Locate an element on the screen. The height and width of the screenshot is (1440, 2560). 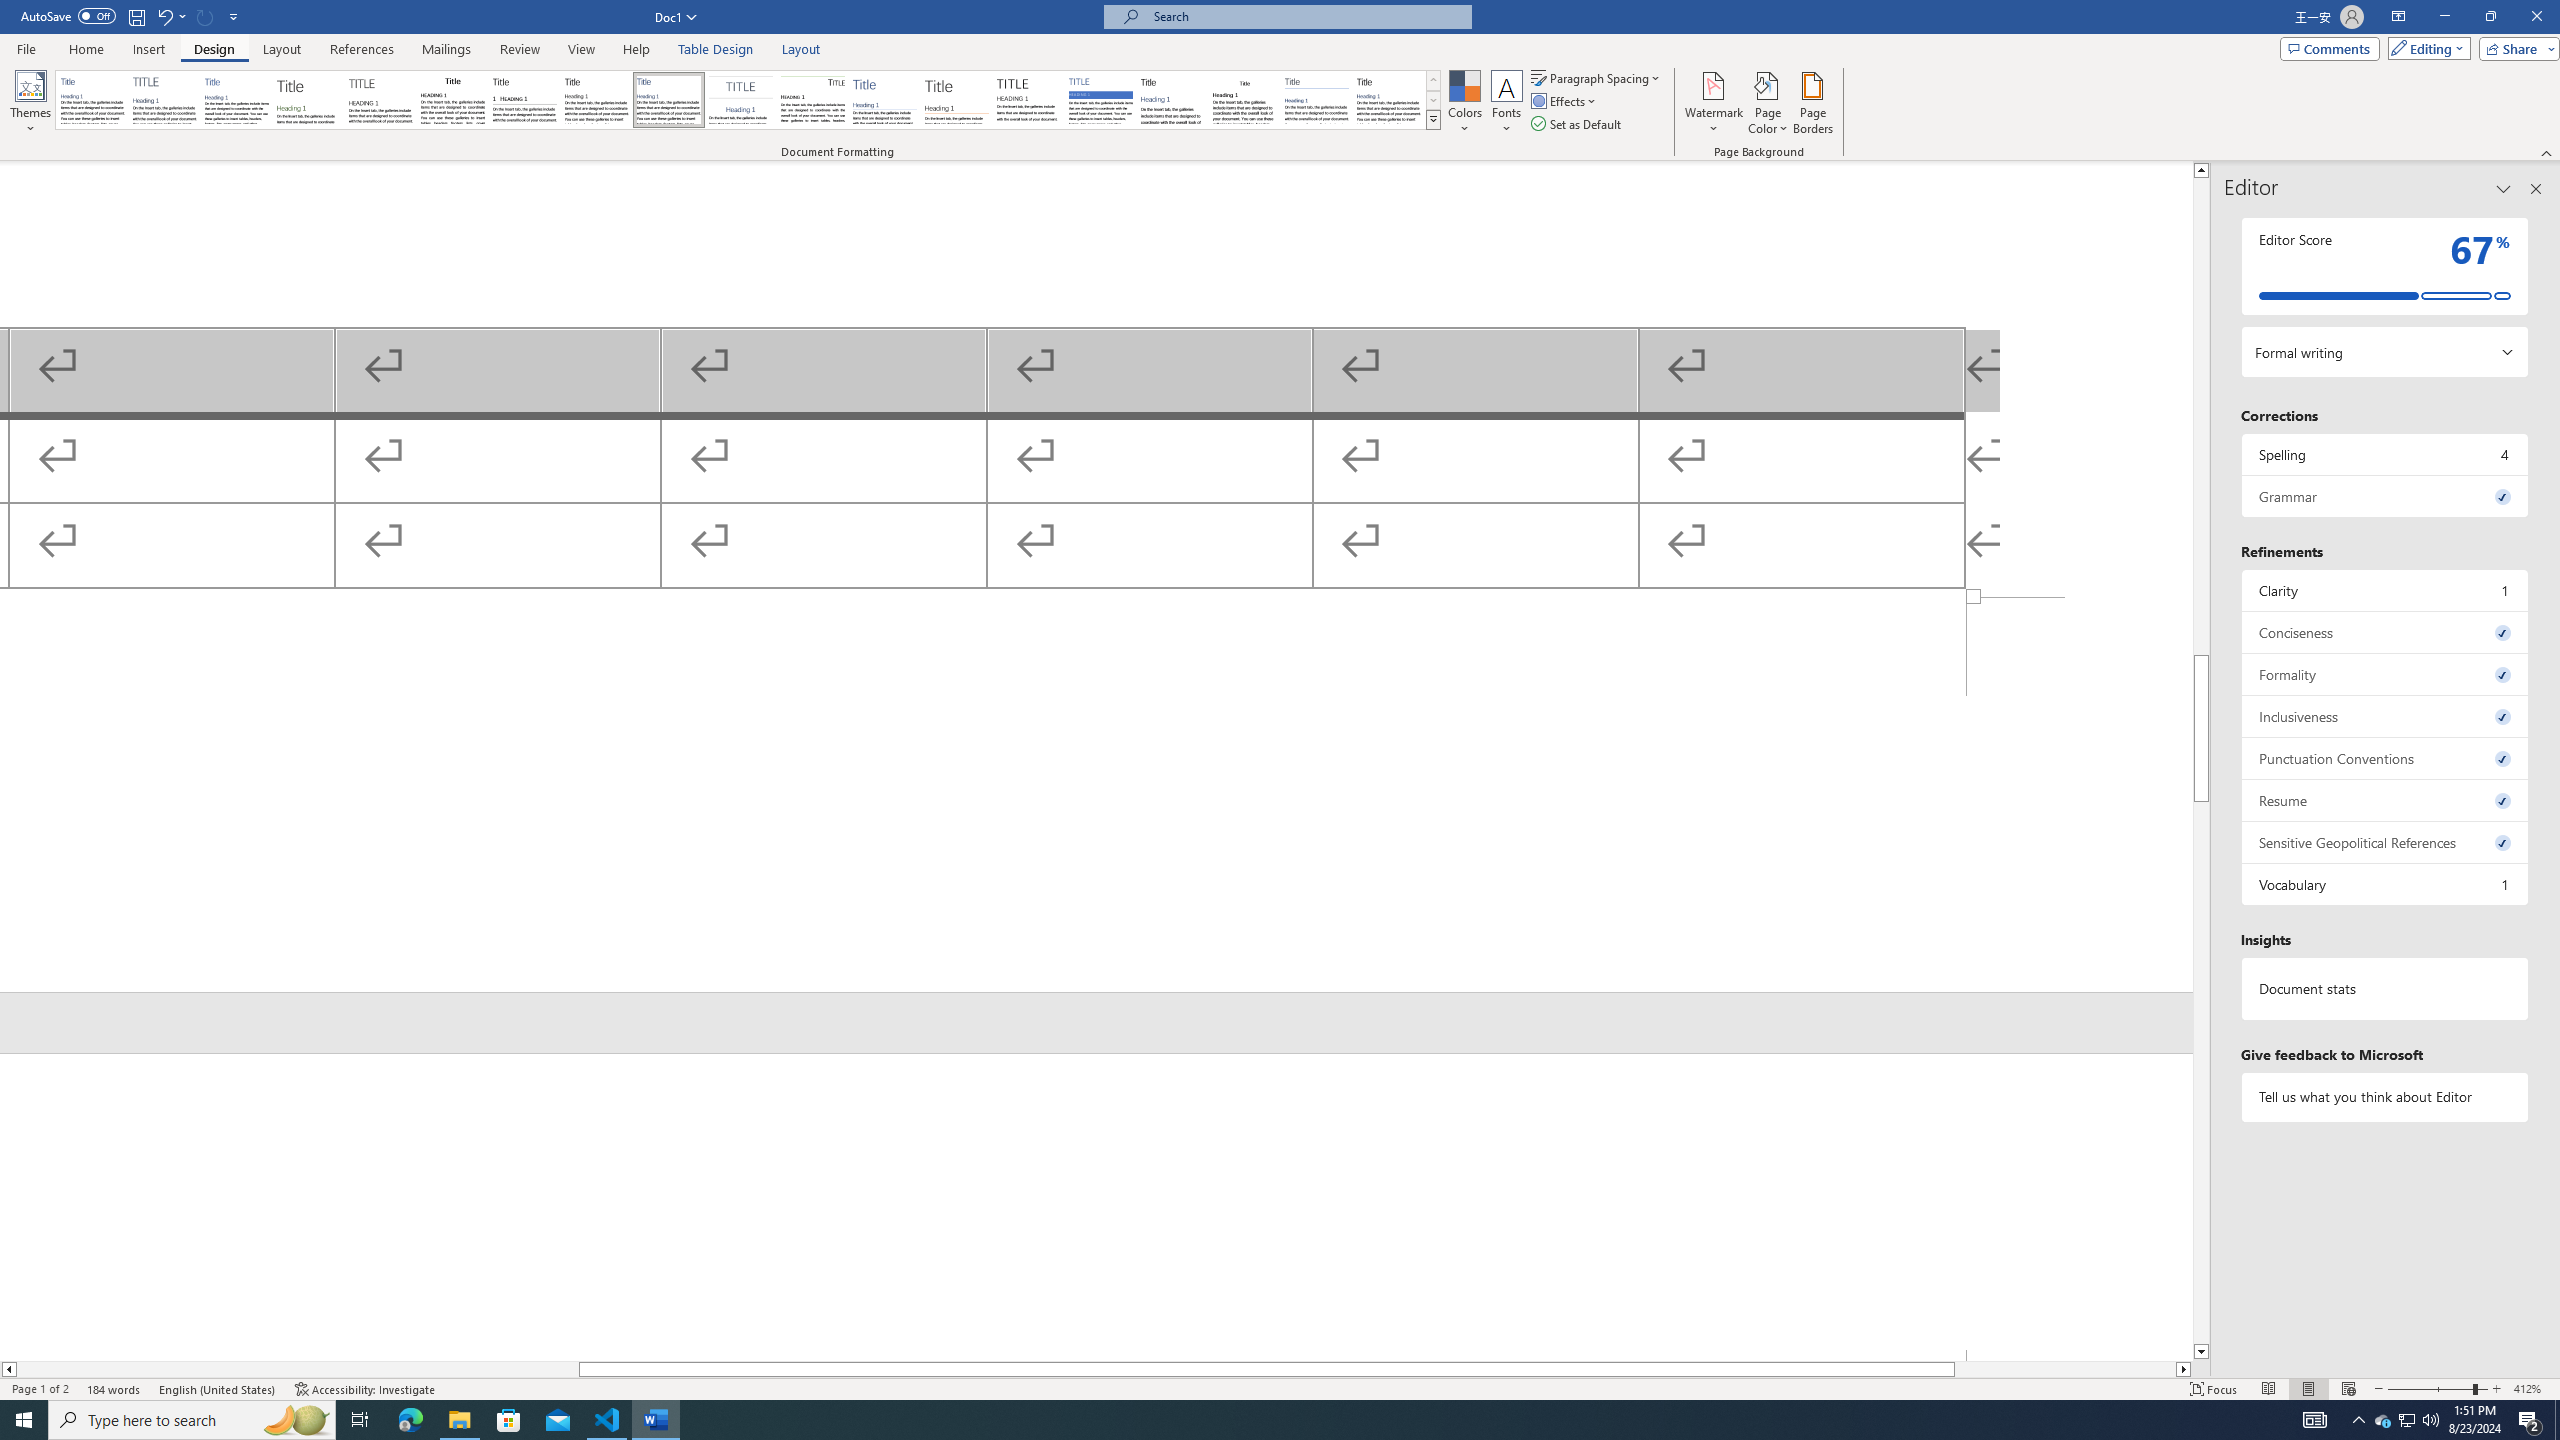
'Word 2013' is located at coordinates (1390, 99).